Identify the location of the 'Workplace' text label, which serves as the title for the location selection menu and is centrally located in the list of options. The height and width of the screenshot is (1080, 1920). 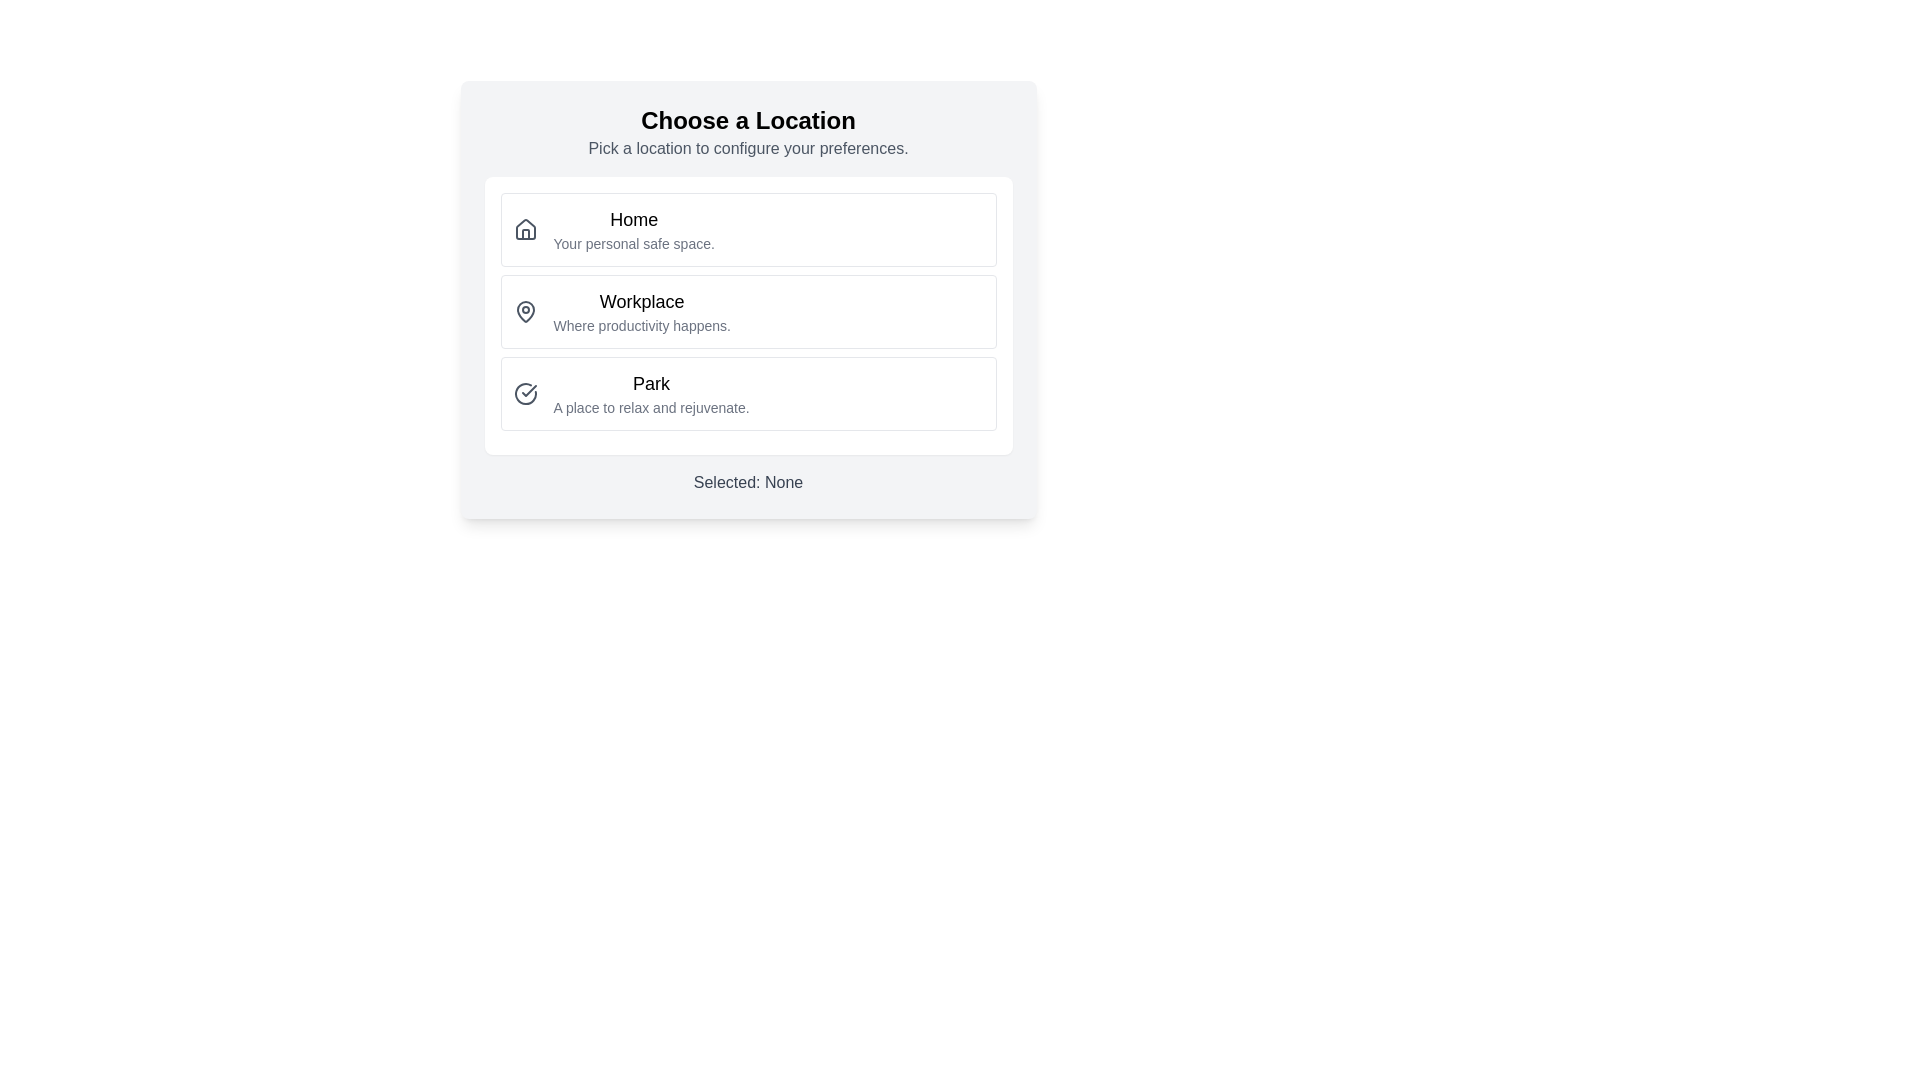
(642, 301).